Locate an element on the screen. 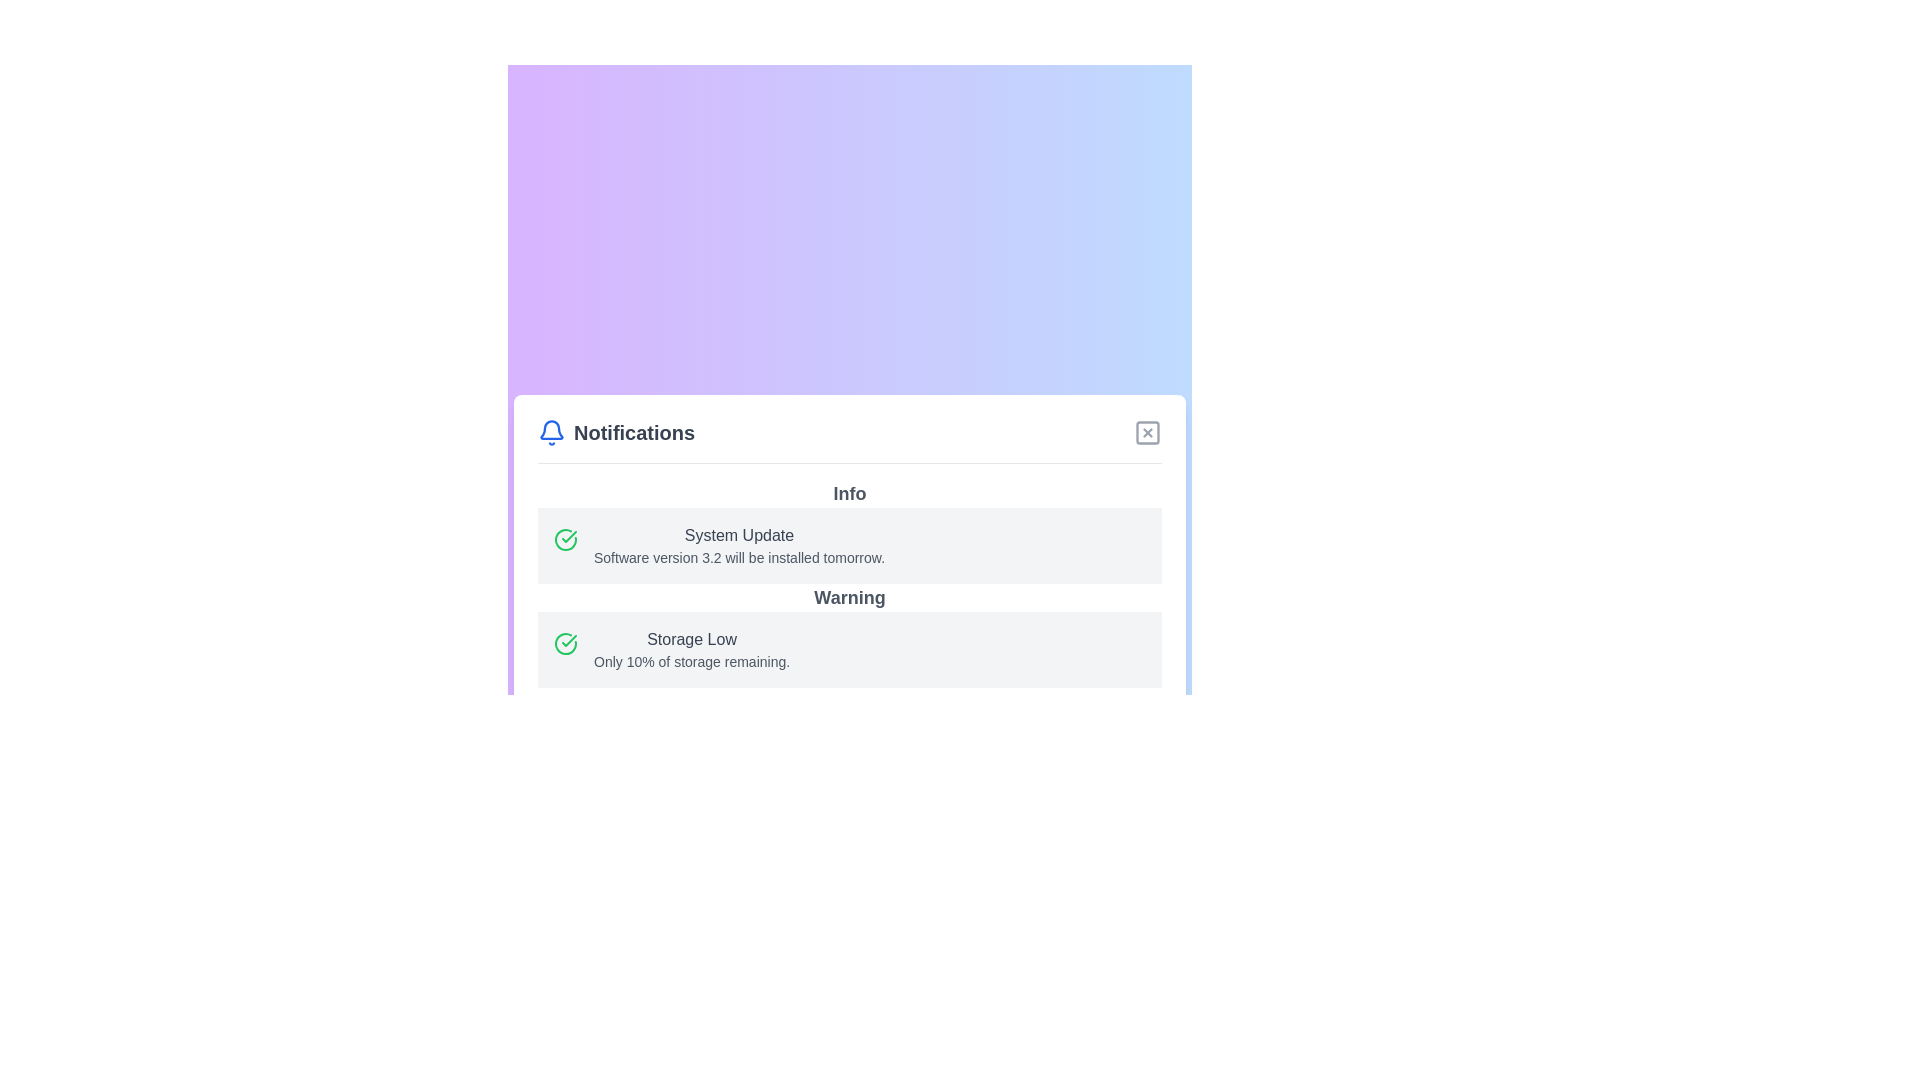 The height and width of the screenshot is (1080, 1920). the static text header element that indicates the purpose or category of the notifications section is located at coordinates (633, 431).